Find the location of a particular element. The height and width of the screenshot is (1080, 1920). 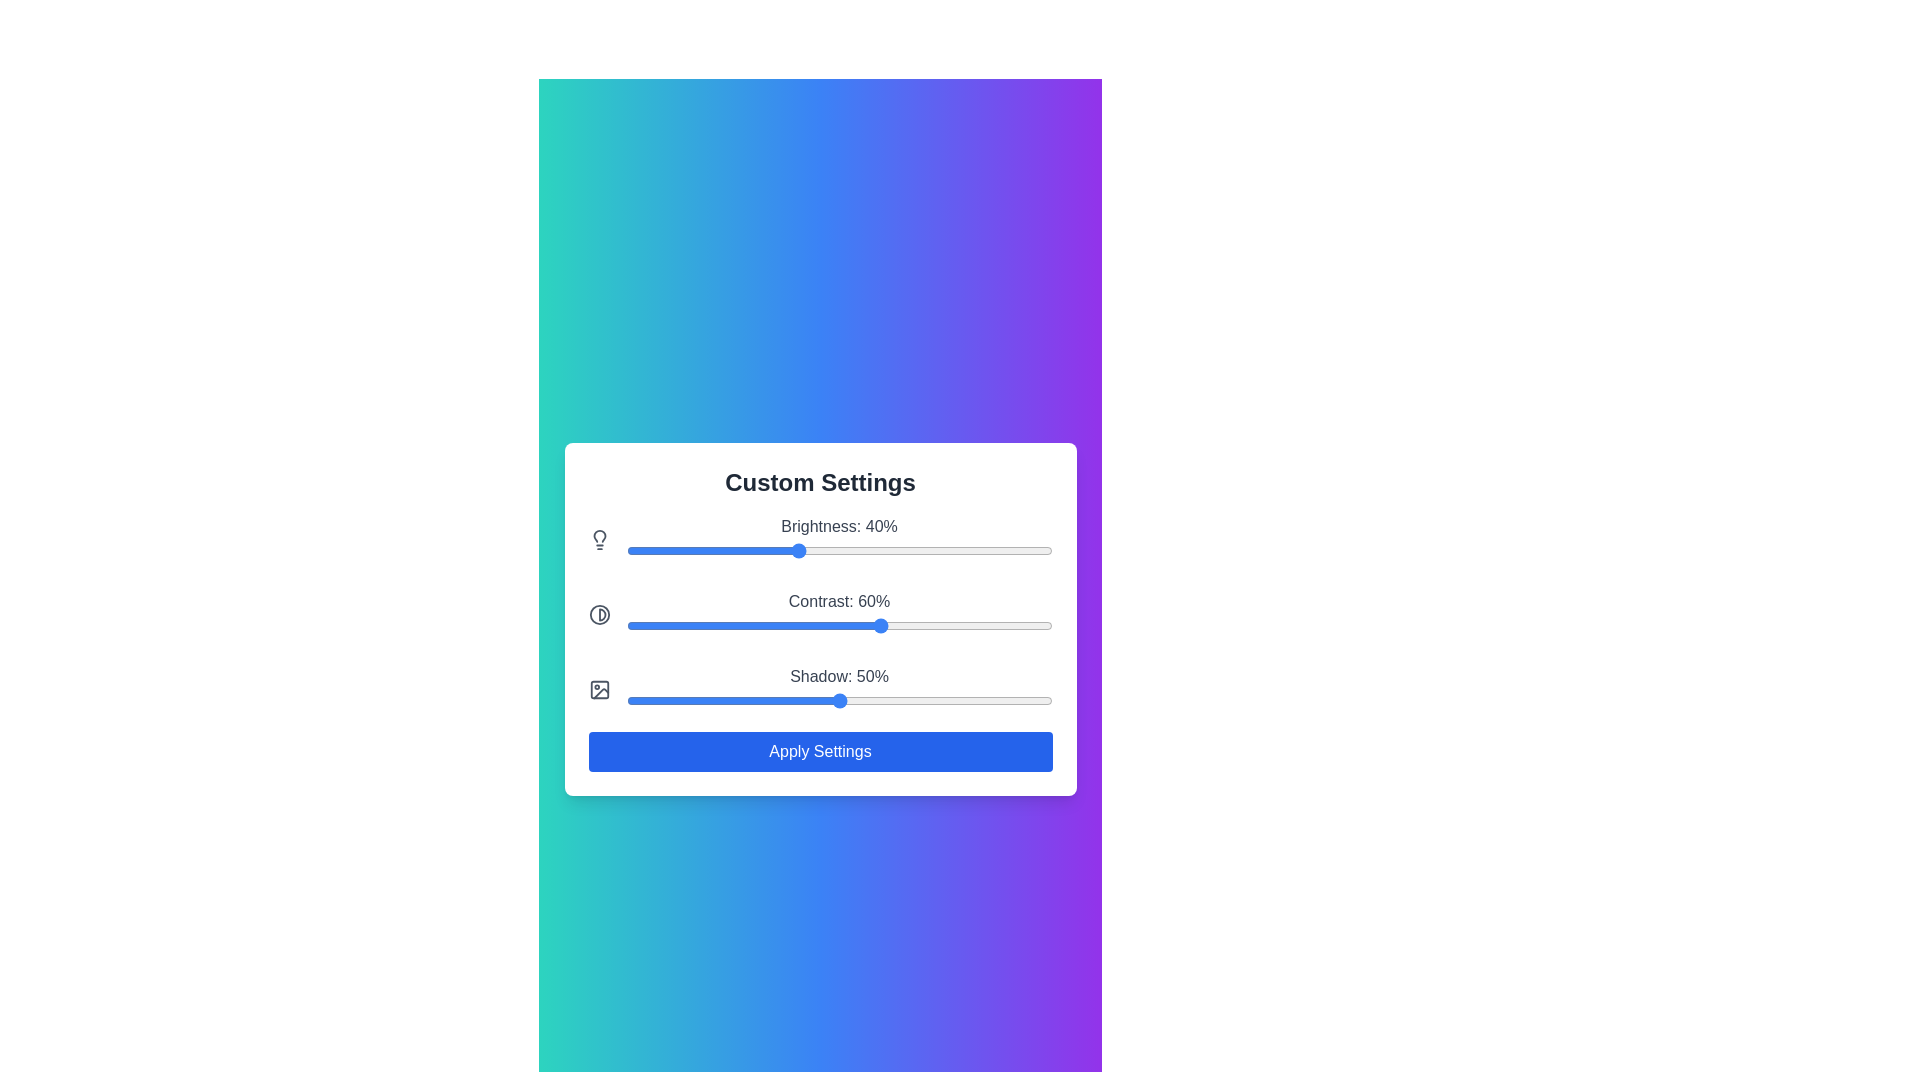

the Shadow slider to set its value to 87 is located at coordinates (997, 699).